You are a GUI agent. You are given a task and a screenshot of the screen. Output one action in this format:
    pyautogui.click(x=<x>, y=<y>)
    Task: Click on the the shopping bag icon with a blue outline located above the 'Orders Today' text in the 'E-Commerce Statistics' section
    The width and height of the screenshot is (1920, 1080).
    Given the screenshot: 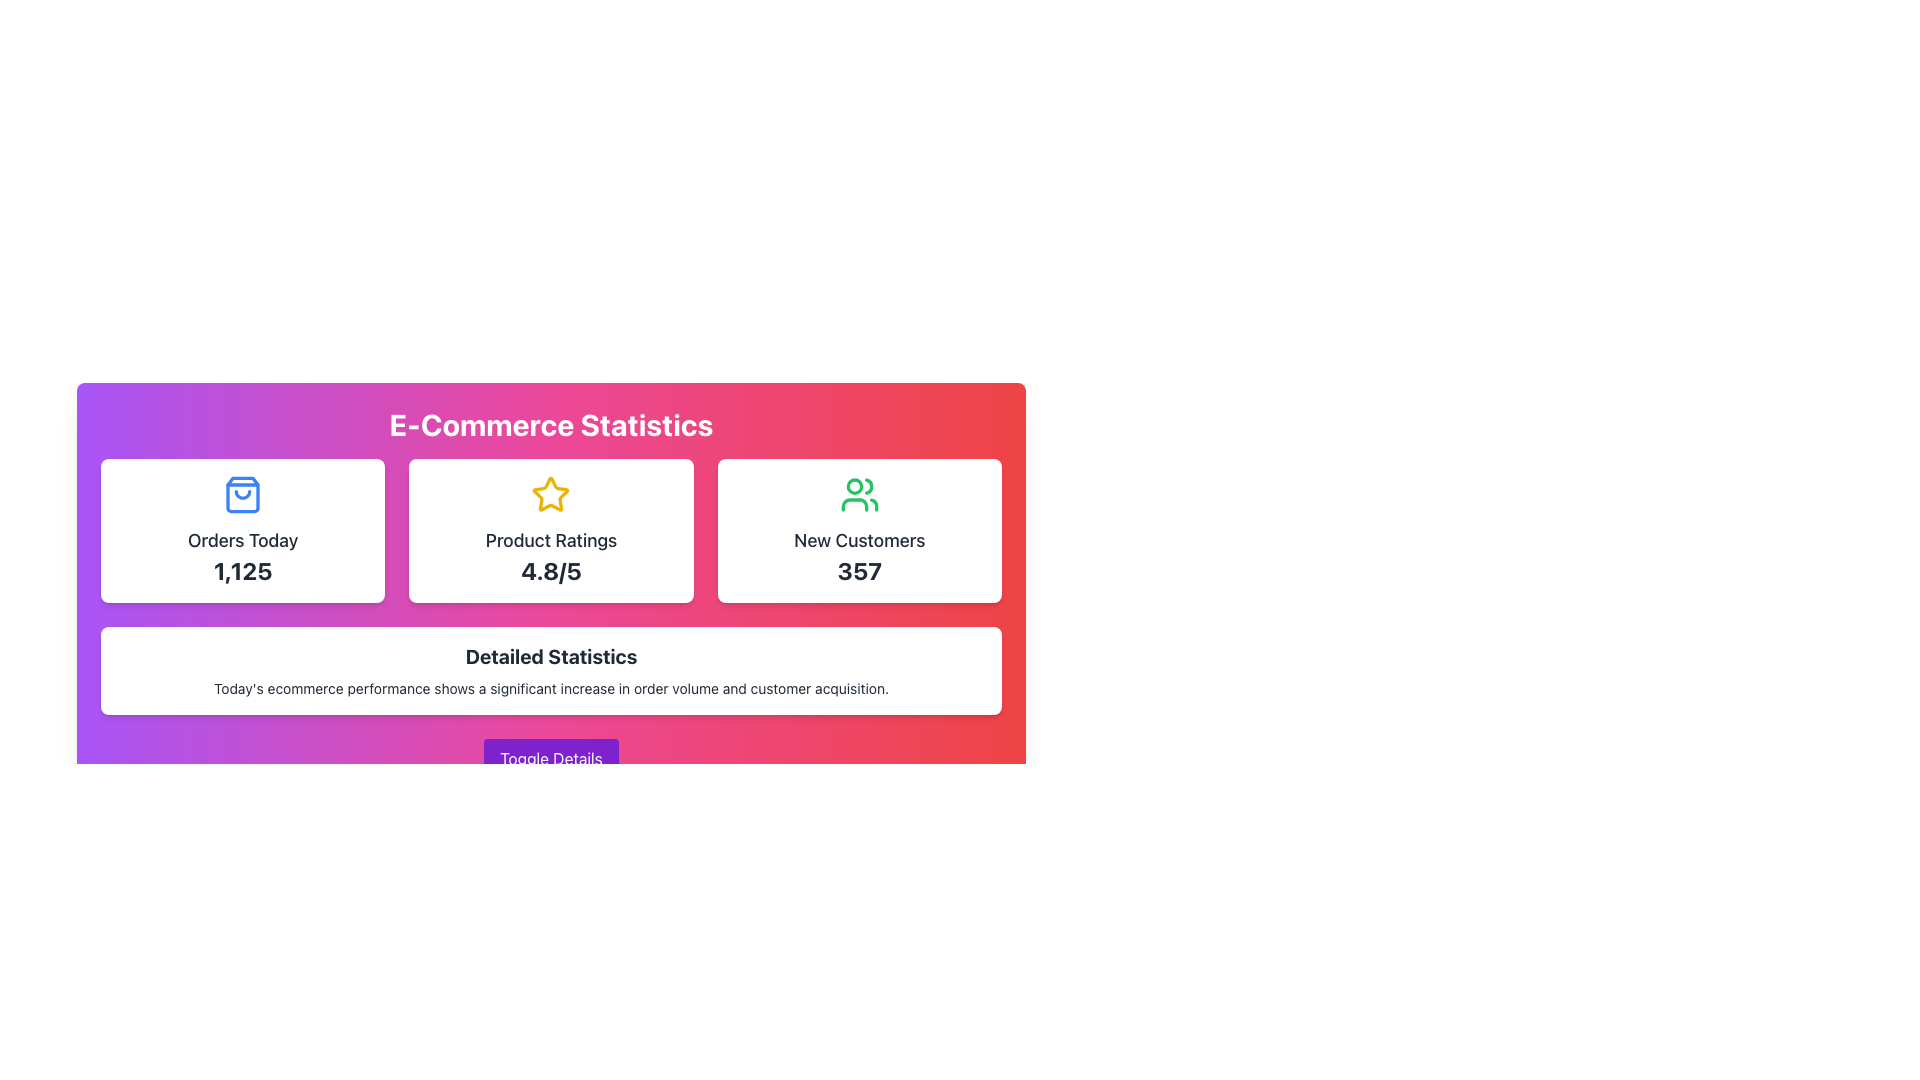 What is the action you would take?
    pyautogui.click(x=242, y=494)
    